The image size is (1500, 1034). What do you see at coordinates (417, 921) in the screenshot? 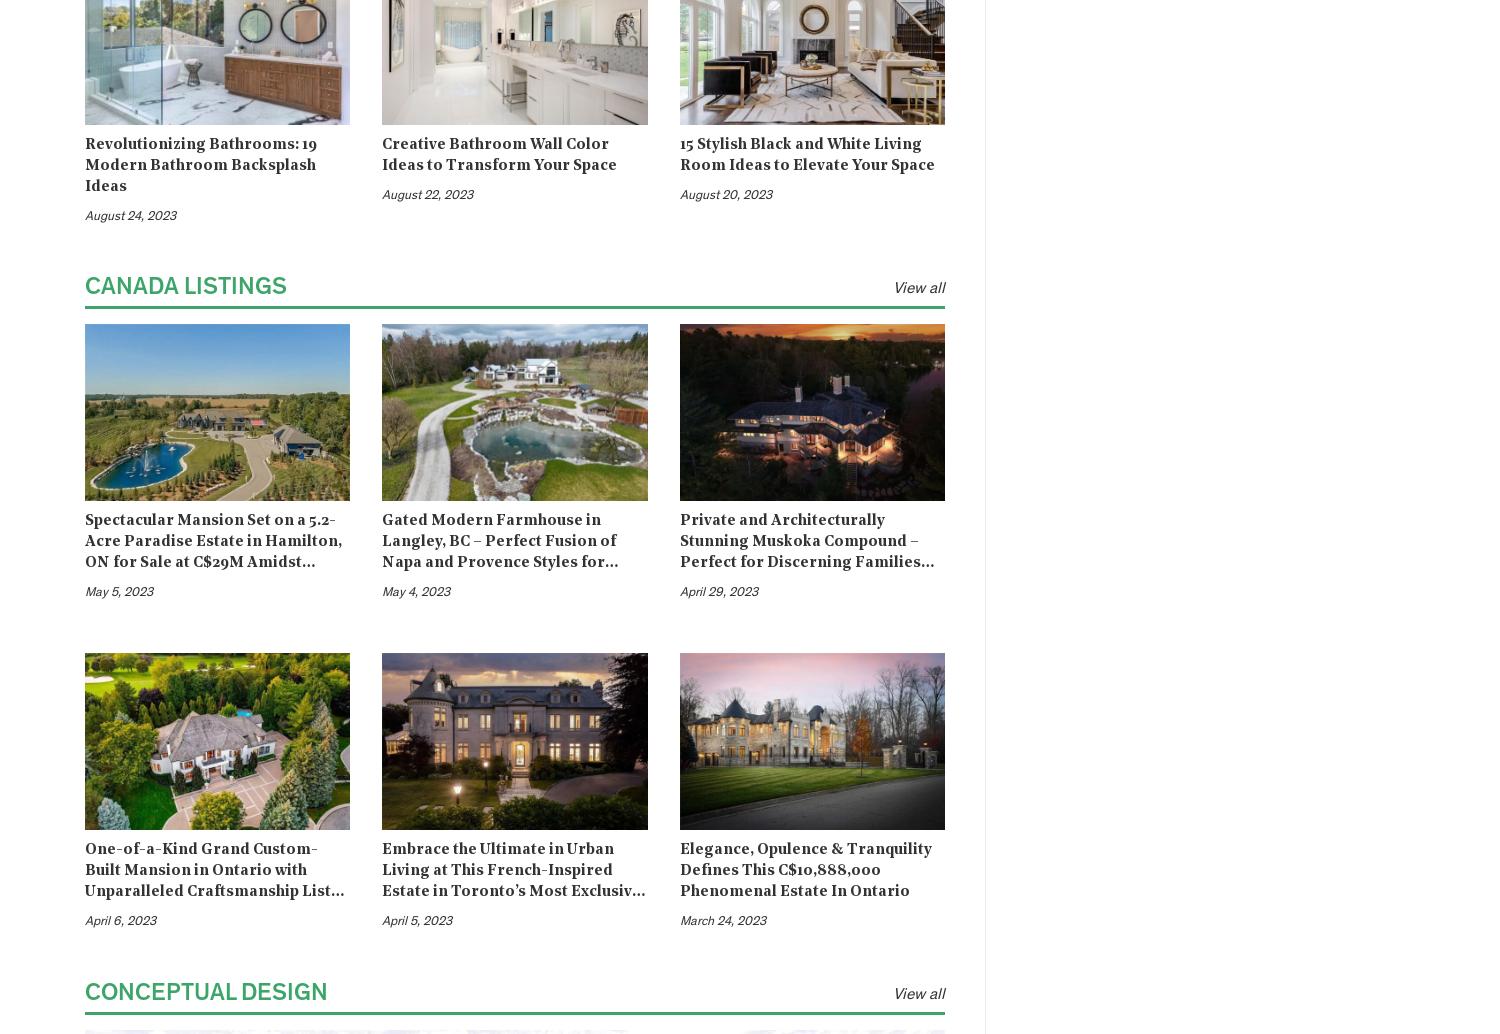
I see `'April 5, 2023'` at bounding box center [417, 921].